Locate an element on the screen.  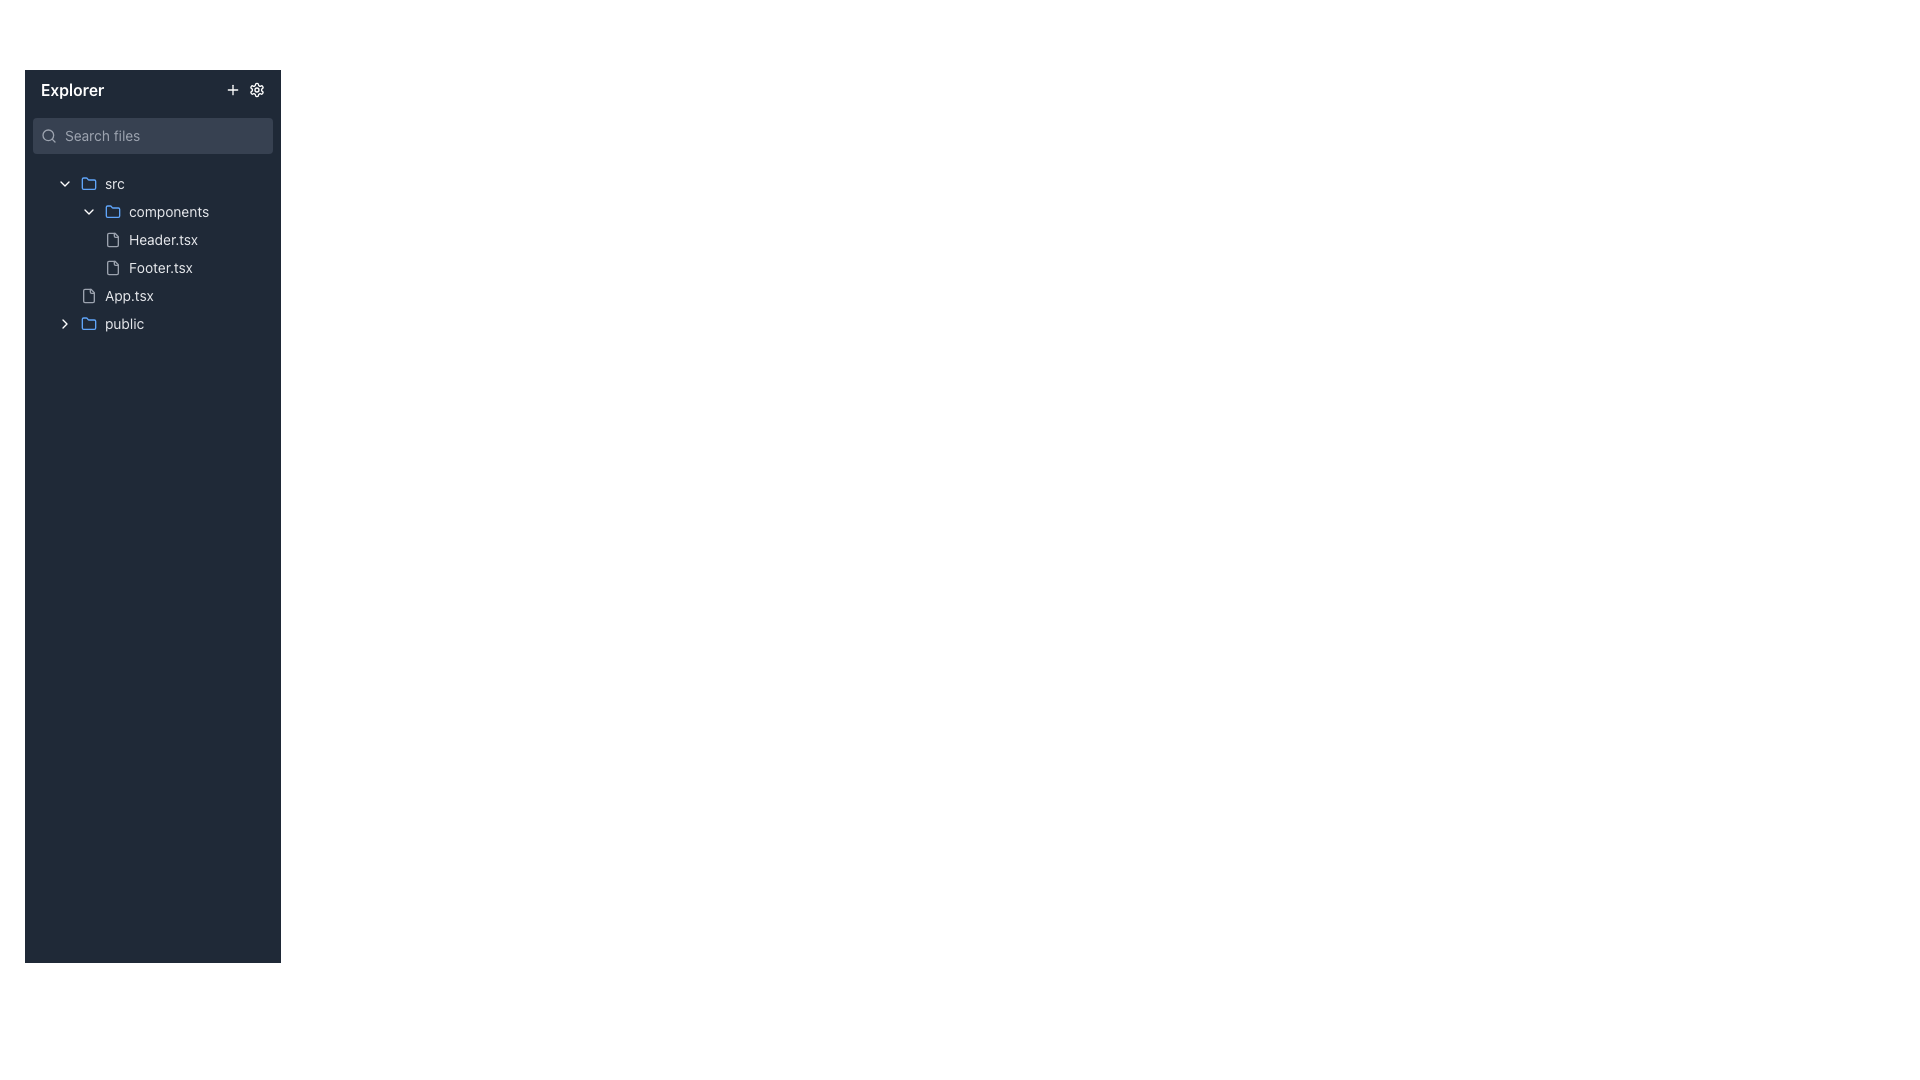
the topmost folder entry row labeled 'src' in the navigation panel is located at coordinates (161, 184).